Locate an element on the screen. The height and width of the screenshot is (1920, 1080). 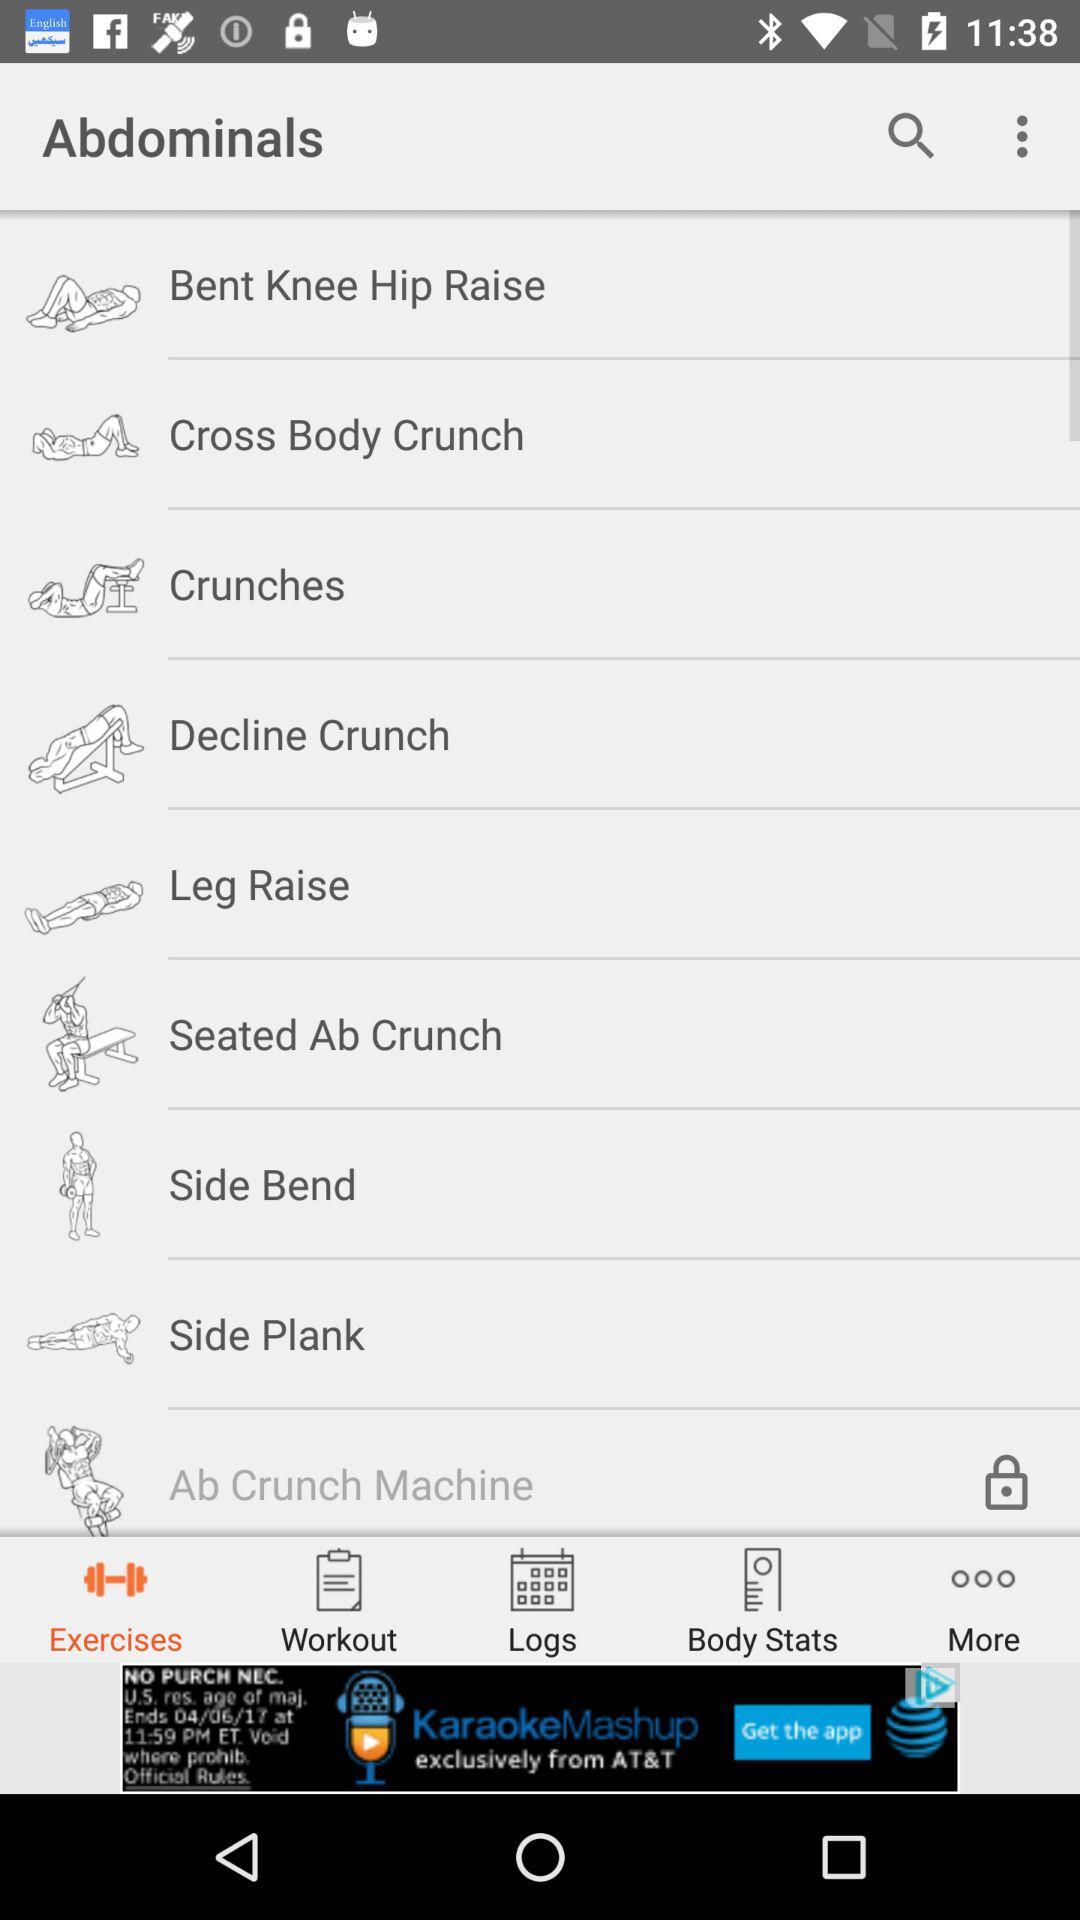
the option is located at coordinates (540, 1727).